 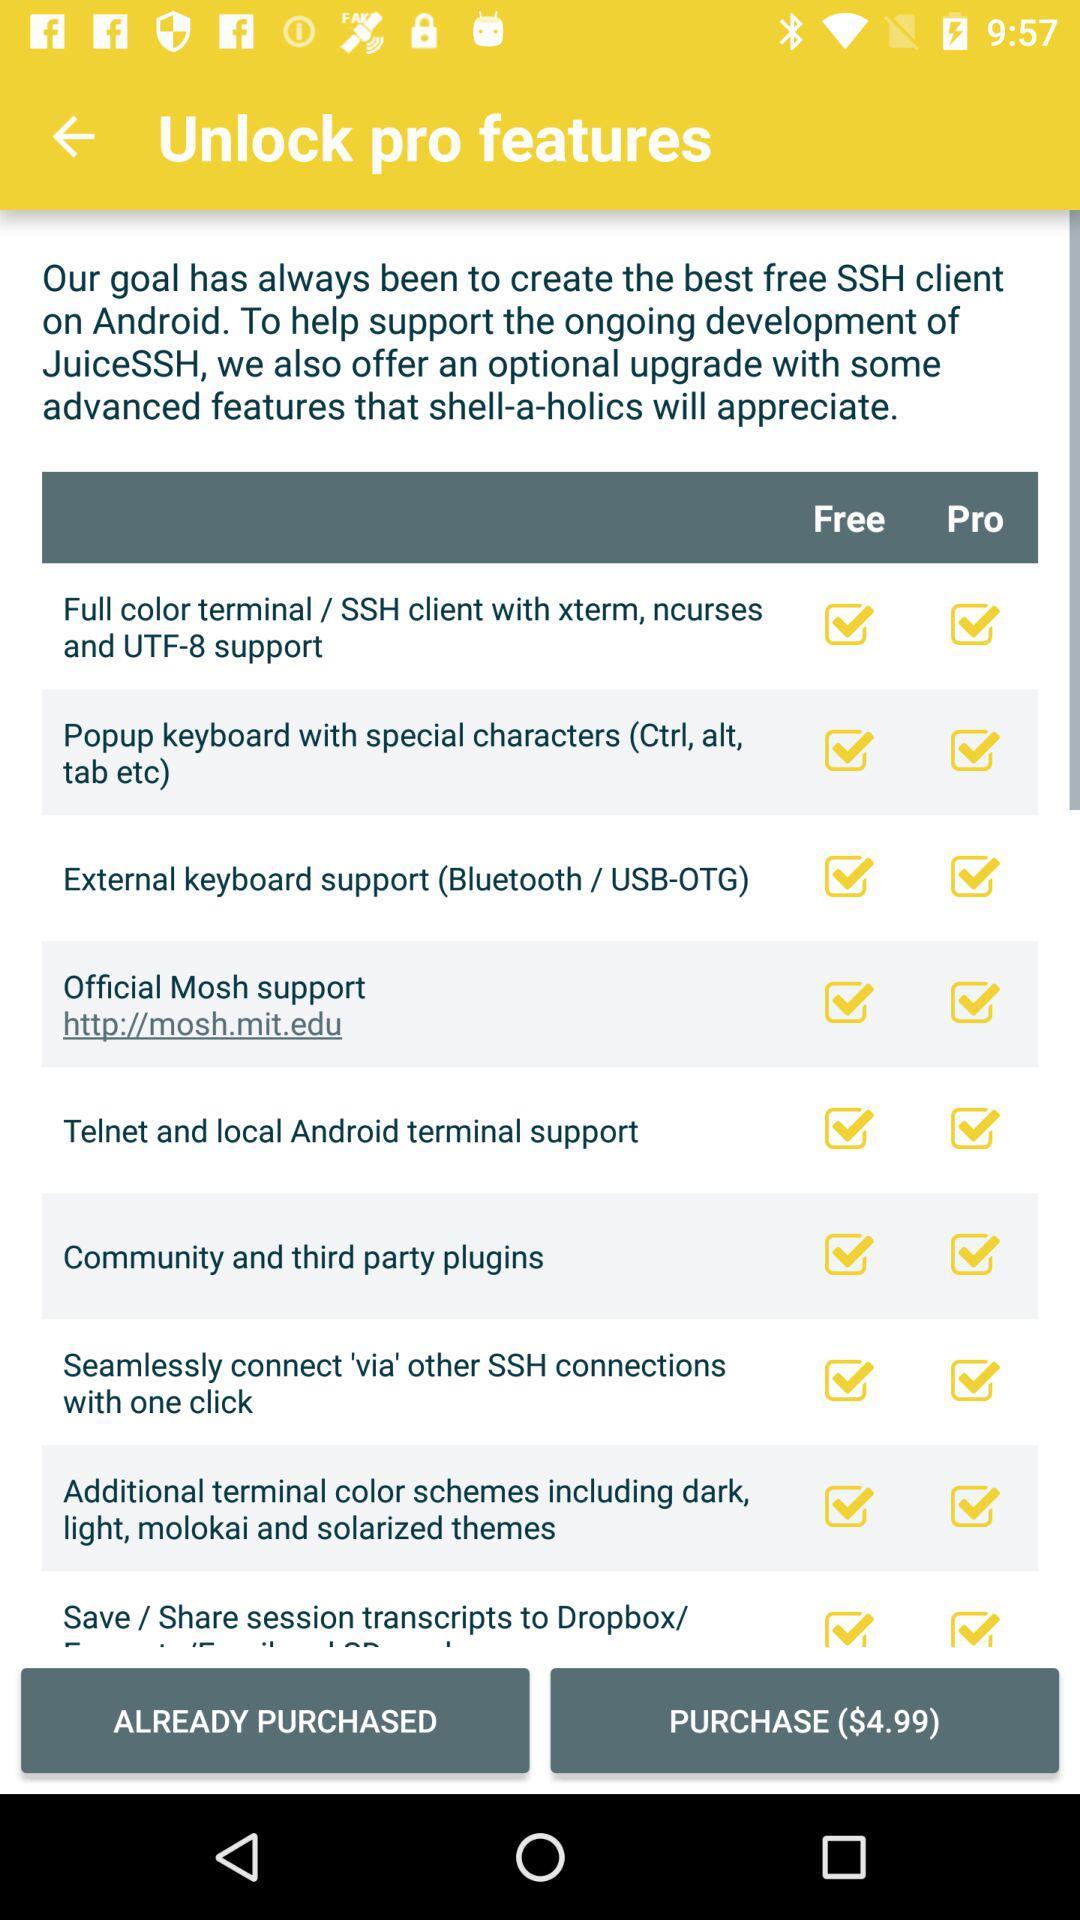 I want to click on the icon next to already purchased item, so click(x=803, y=1719).